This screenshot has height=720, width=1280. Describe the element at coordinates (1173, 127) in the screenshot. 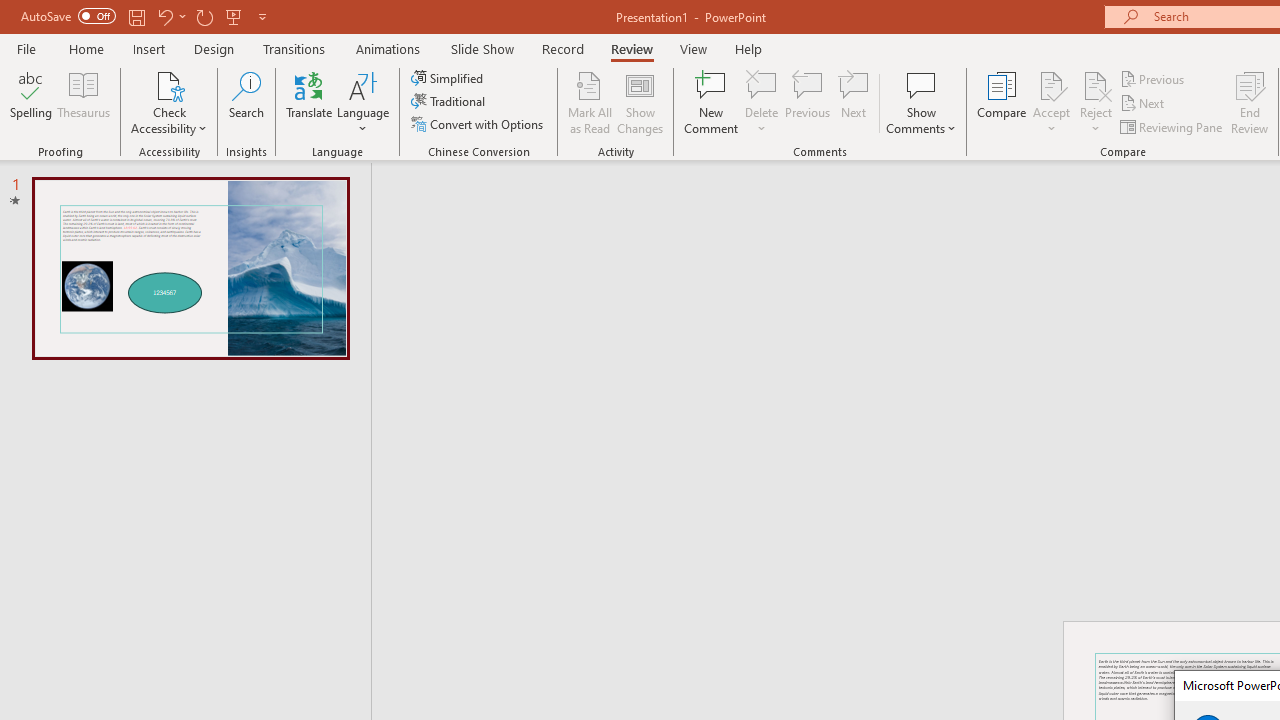

I see `'Reviewing Pane'` at that location.